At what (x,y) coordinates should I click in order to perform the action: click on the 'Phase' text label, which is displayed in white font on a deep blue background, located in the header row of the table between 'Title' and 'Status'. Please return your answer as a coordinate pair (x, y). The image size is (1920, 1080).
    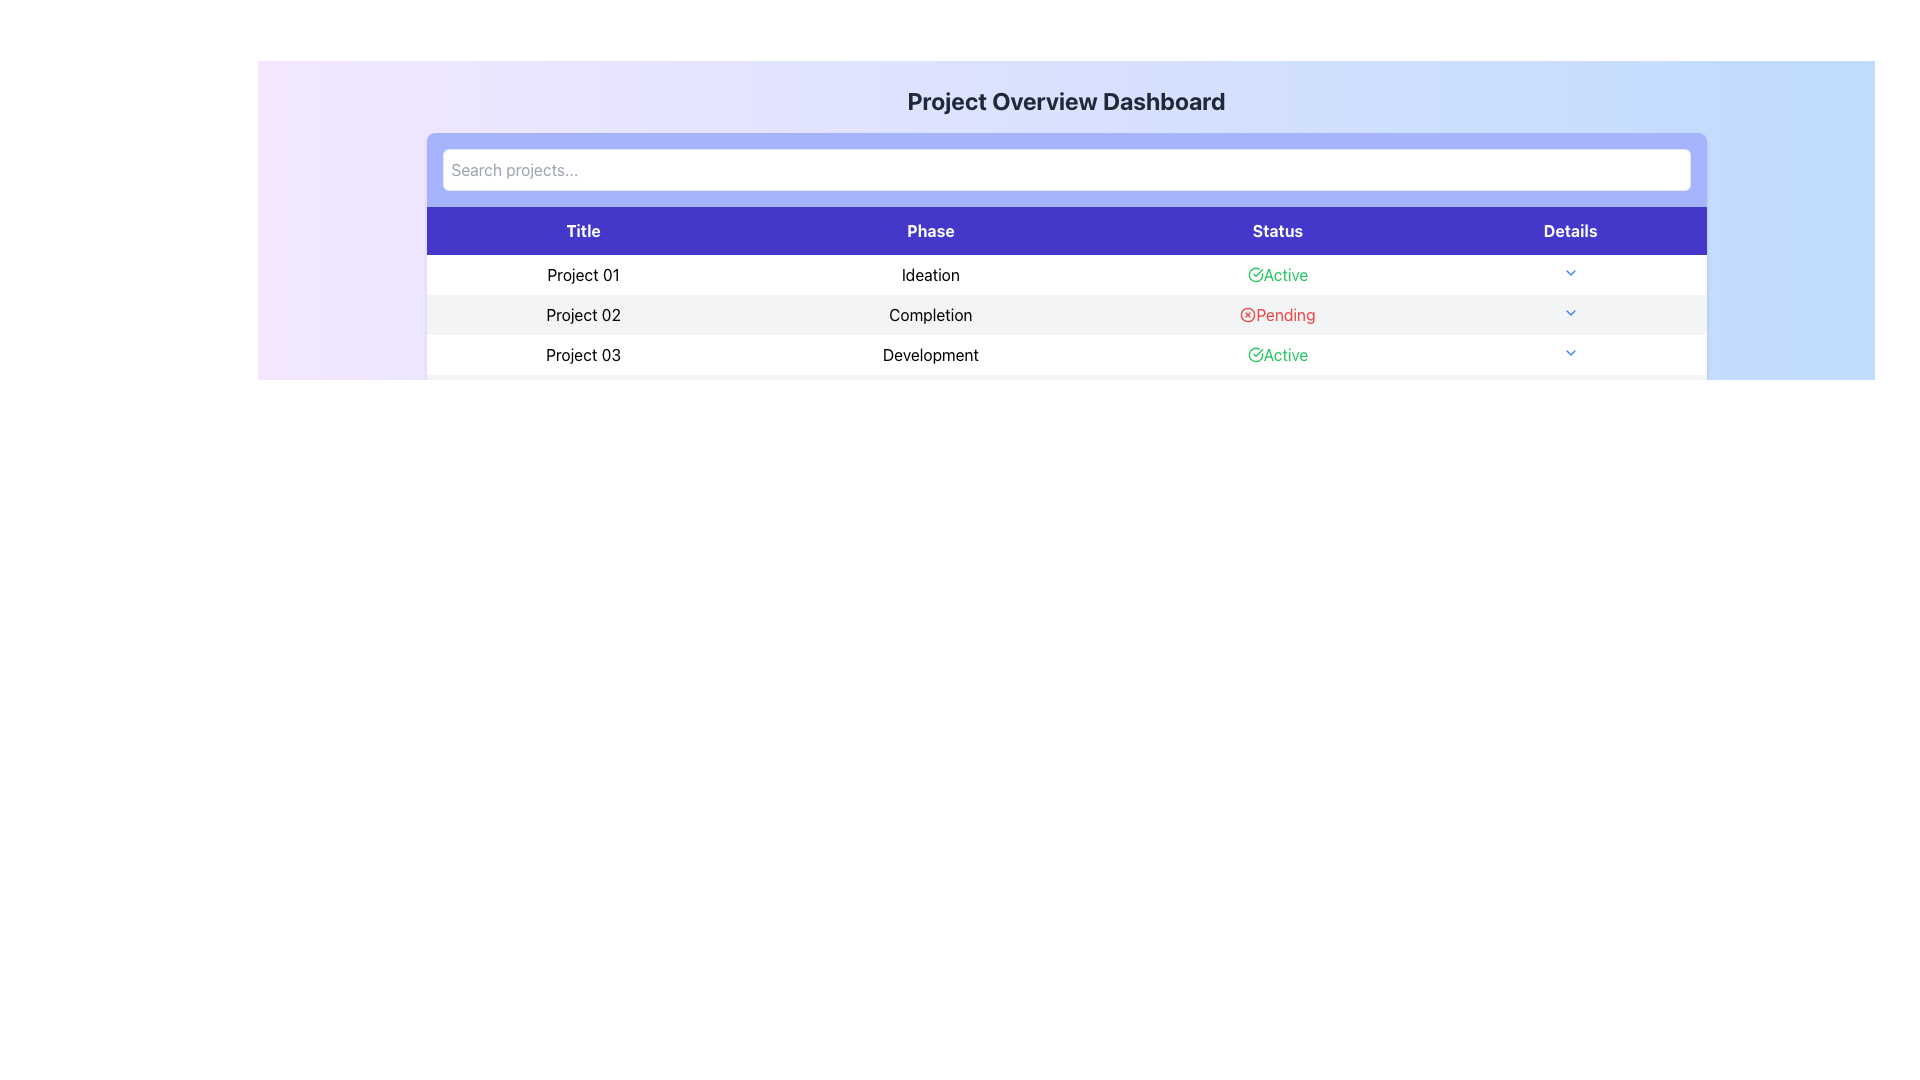
    Looking at the image, I should click on (929, 230).